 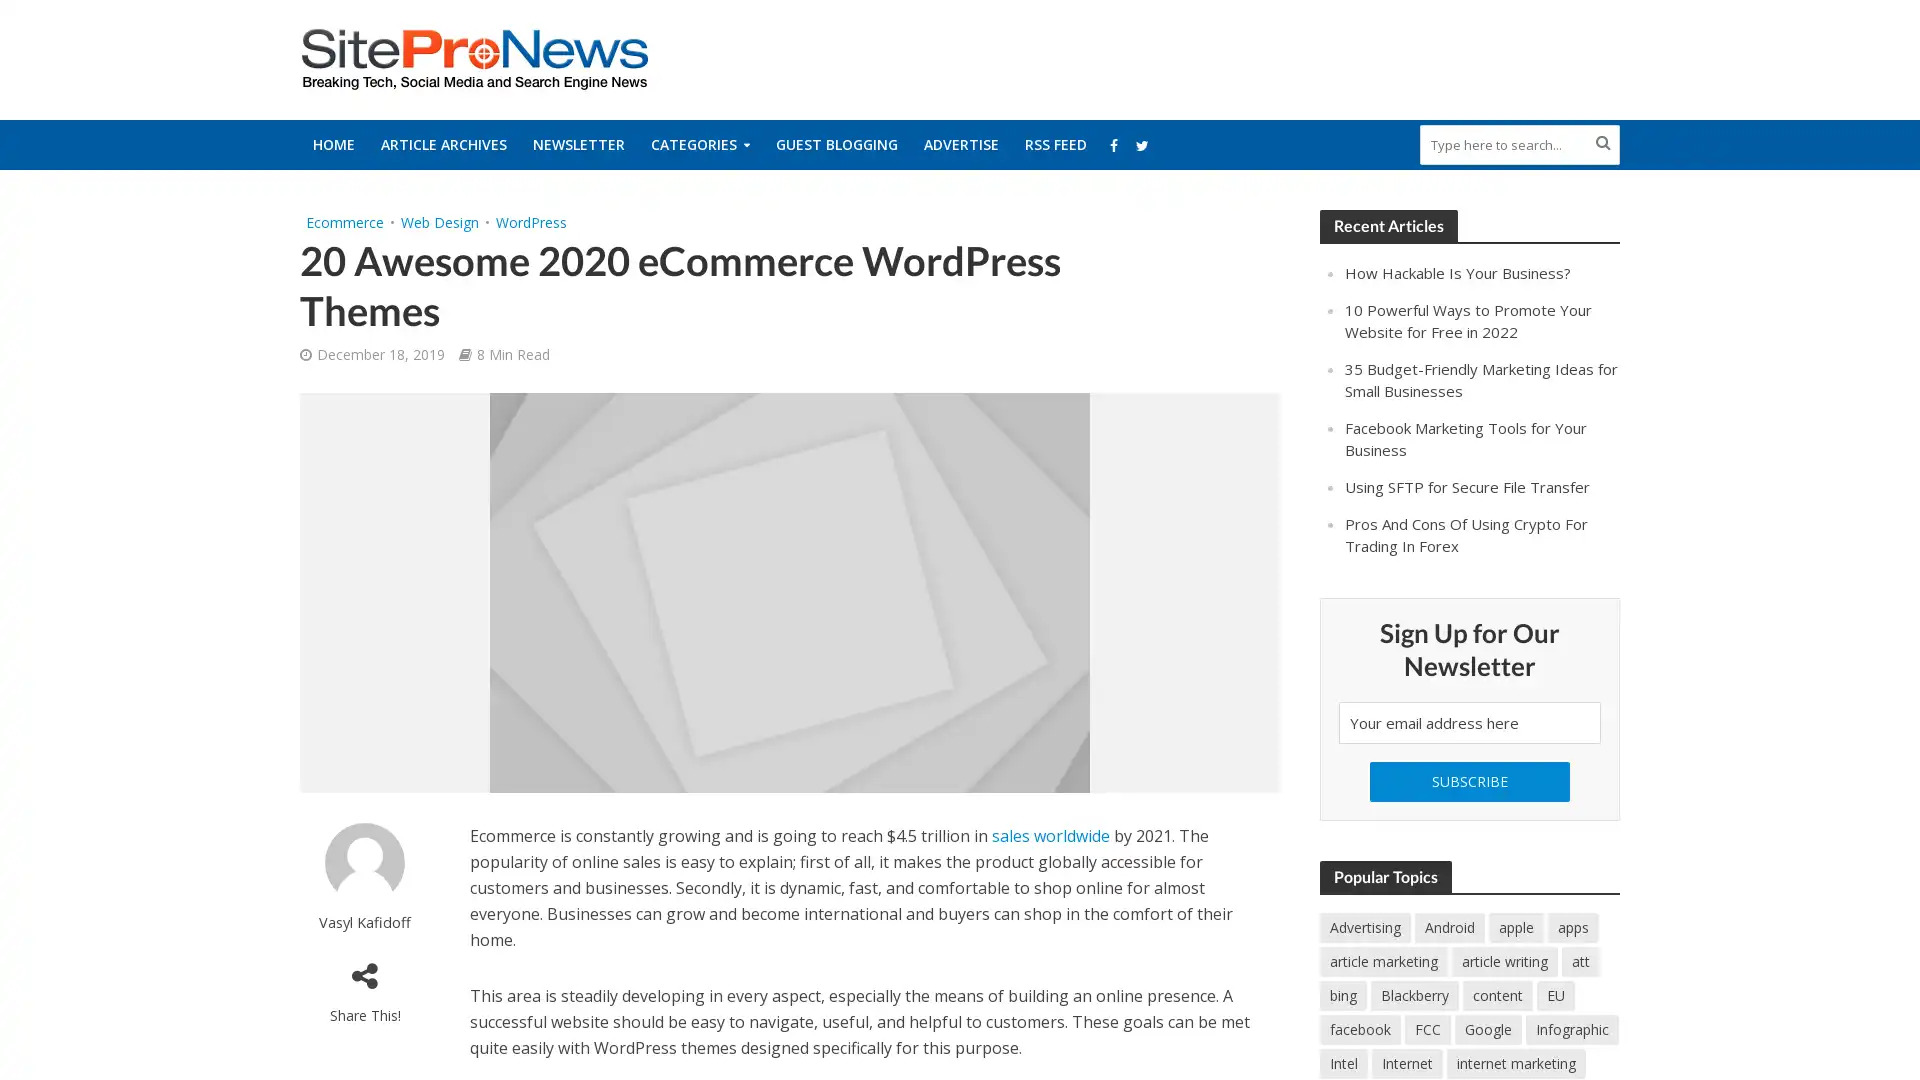 I want to click on Subscribe, so click(x=1469, y=779).